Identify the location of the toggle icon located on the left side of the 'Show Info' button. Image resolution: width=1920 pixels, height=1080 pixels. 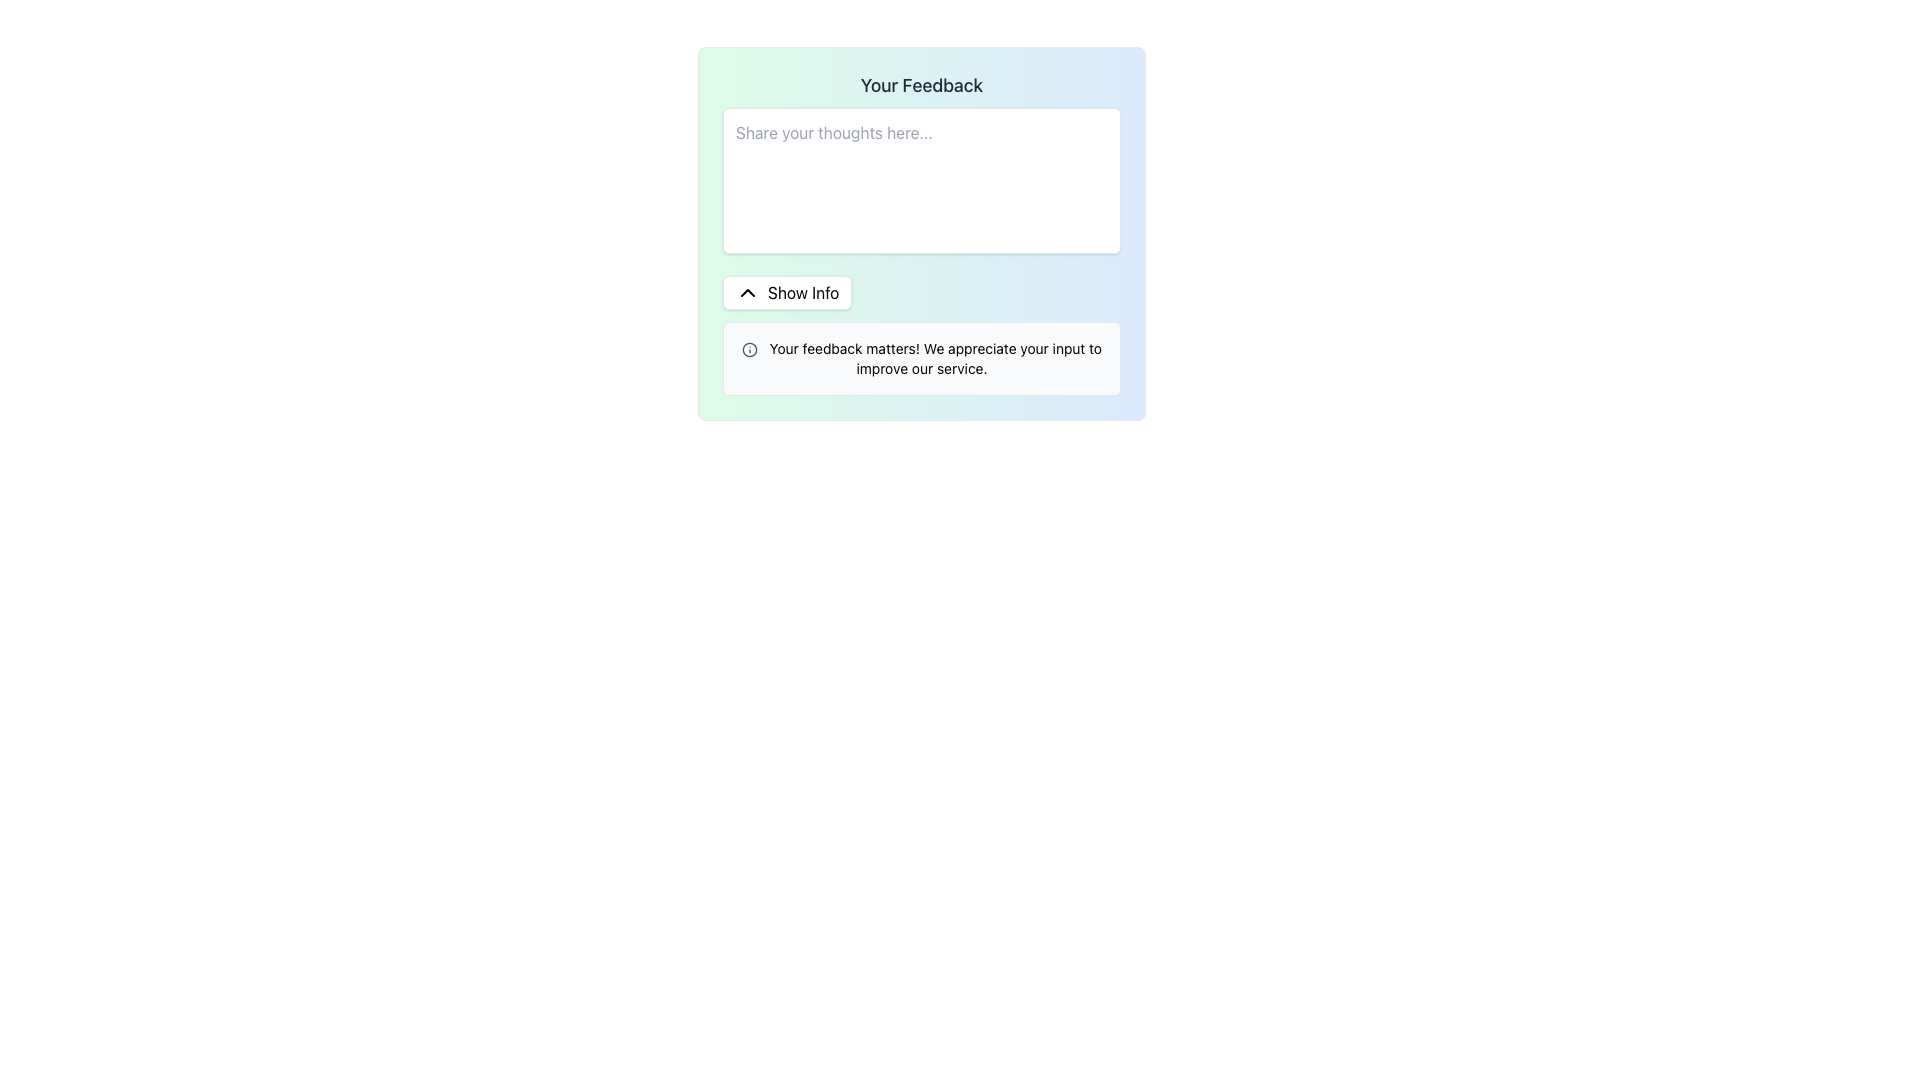
(747, 293).